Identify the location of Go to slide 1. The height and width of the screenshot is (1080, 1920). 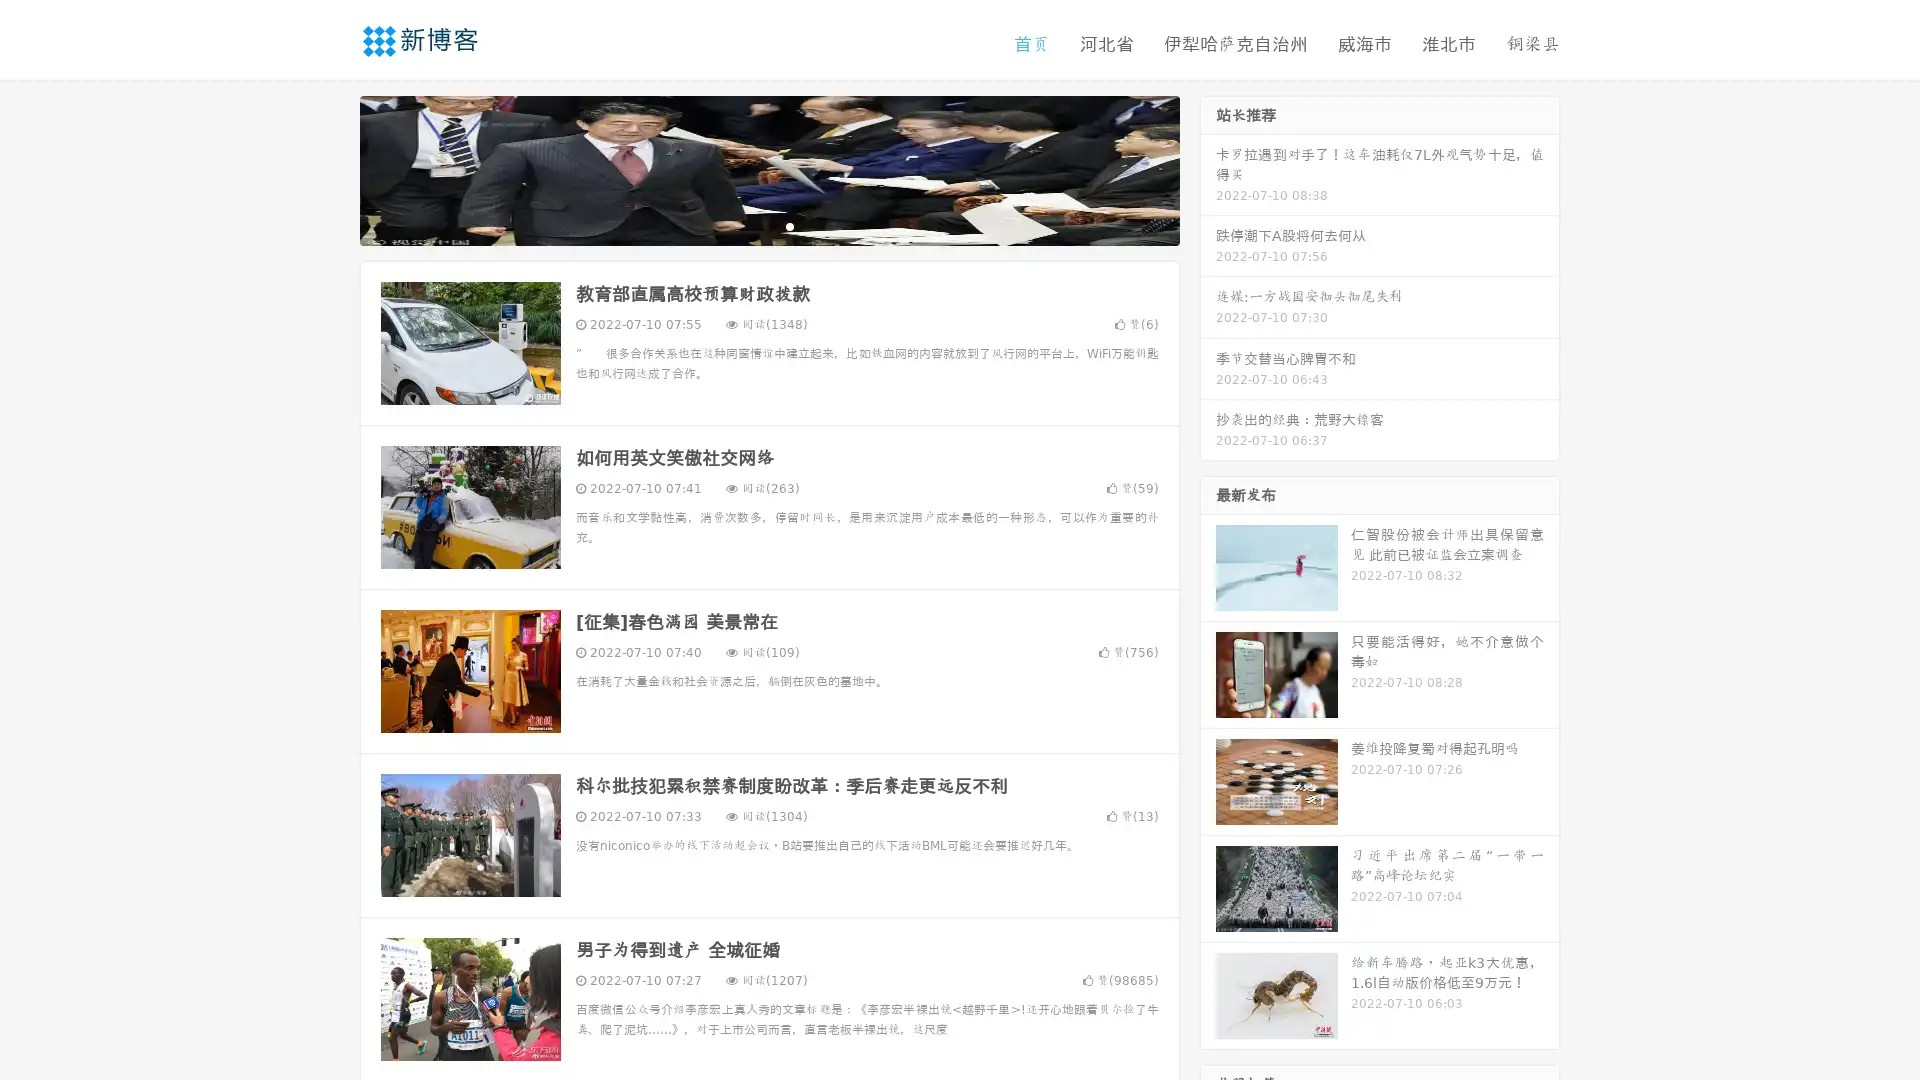
(748, 225).